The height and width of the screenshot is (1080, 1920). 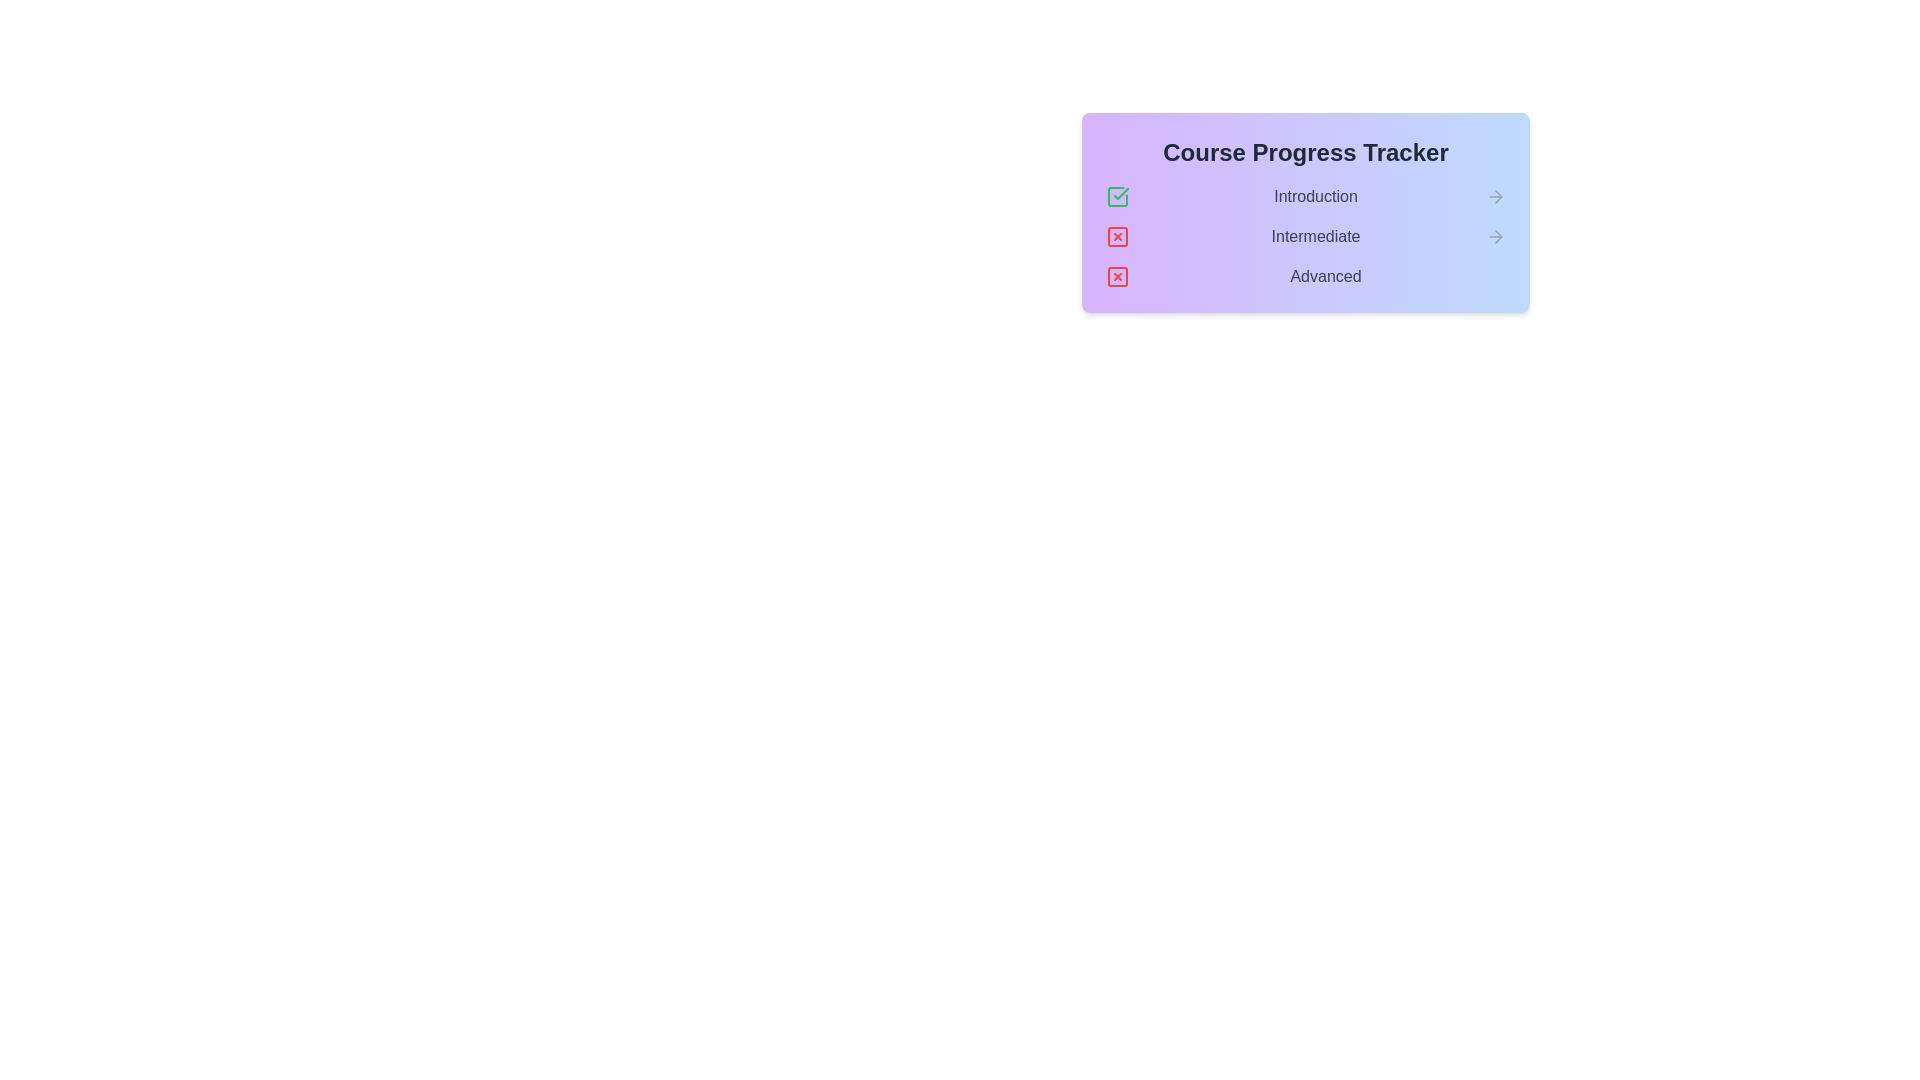 What do you see at coordinates (1496, 277) in the screenshot?
I see `the arrow icon to the right of the stage Advanced` at bounding box center [1496, 277].